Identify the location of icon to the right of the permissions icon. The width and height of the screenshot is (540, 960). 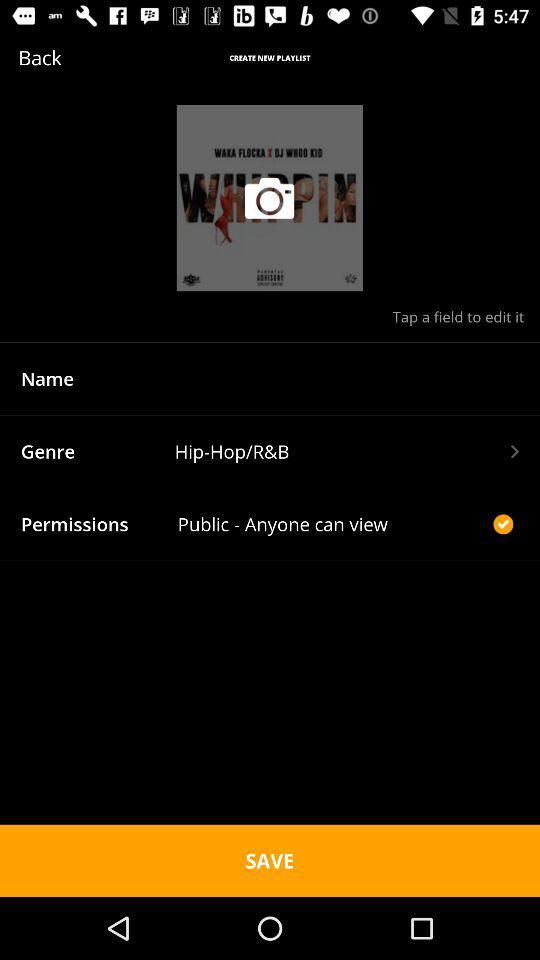
(332, 523).